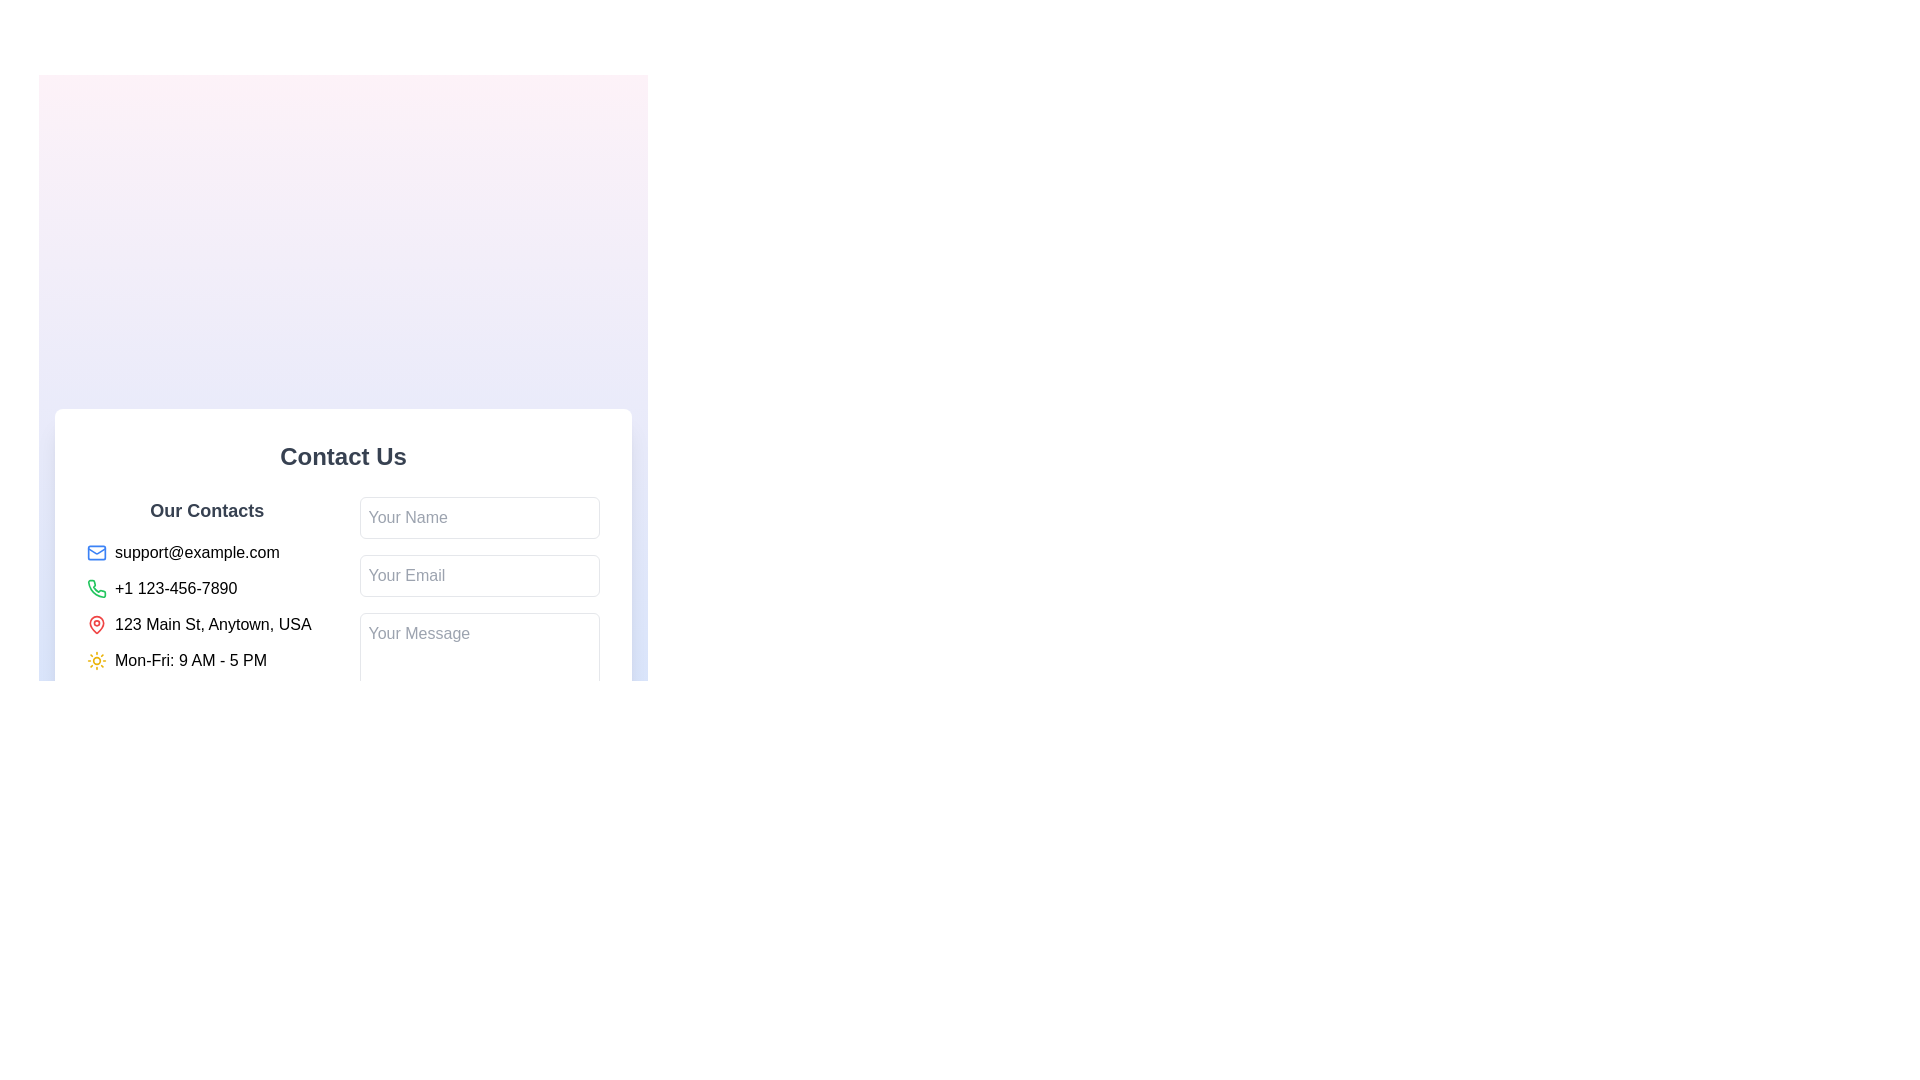  Describe the element at coordinates (207, 605) in the screenshot. I see `the interactive email or phone number link in the multi-line textual block containing contact information located in the 'Our Contacts' section` at that location.